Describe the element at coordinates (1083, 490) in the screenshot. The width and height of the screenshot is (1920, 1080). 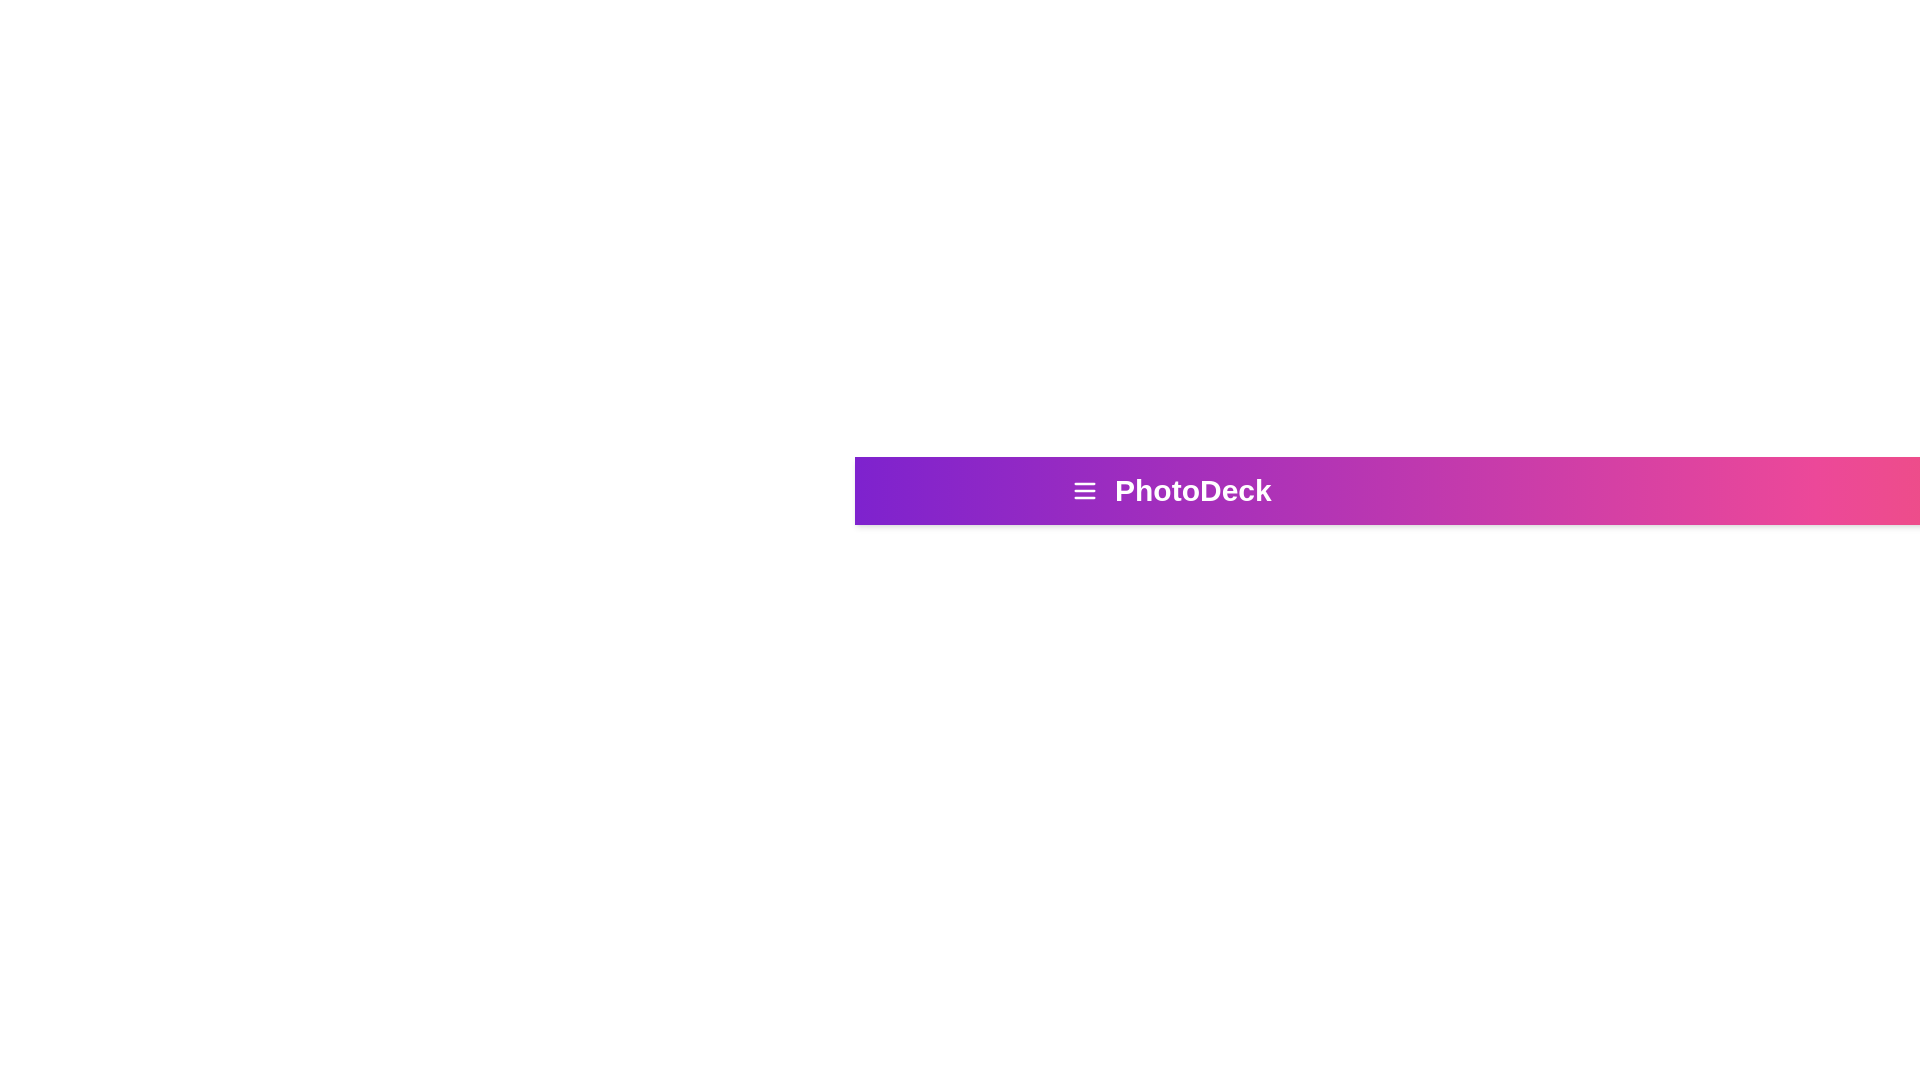
I see `the menu icon to open the menu` at that location.